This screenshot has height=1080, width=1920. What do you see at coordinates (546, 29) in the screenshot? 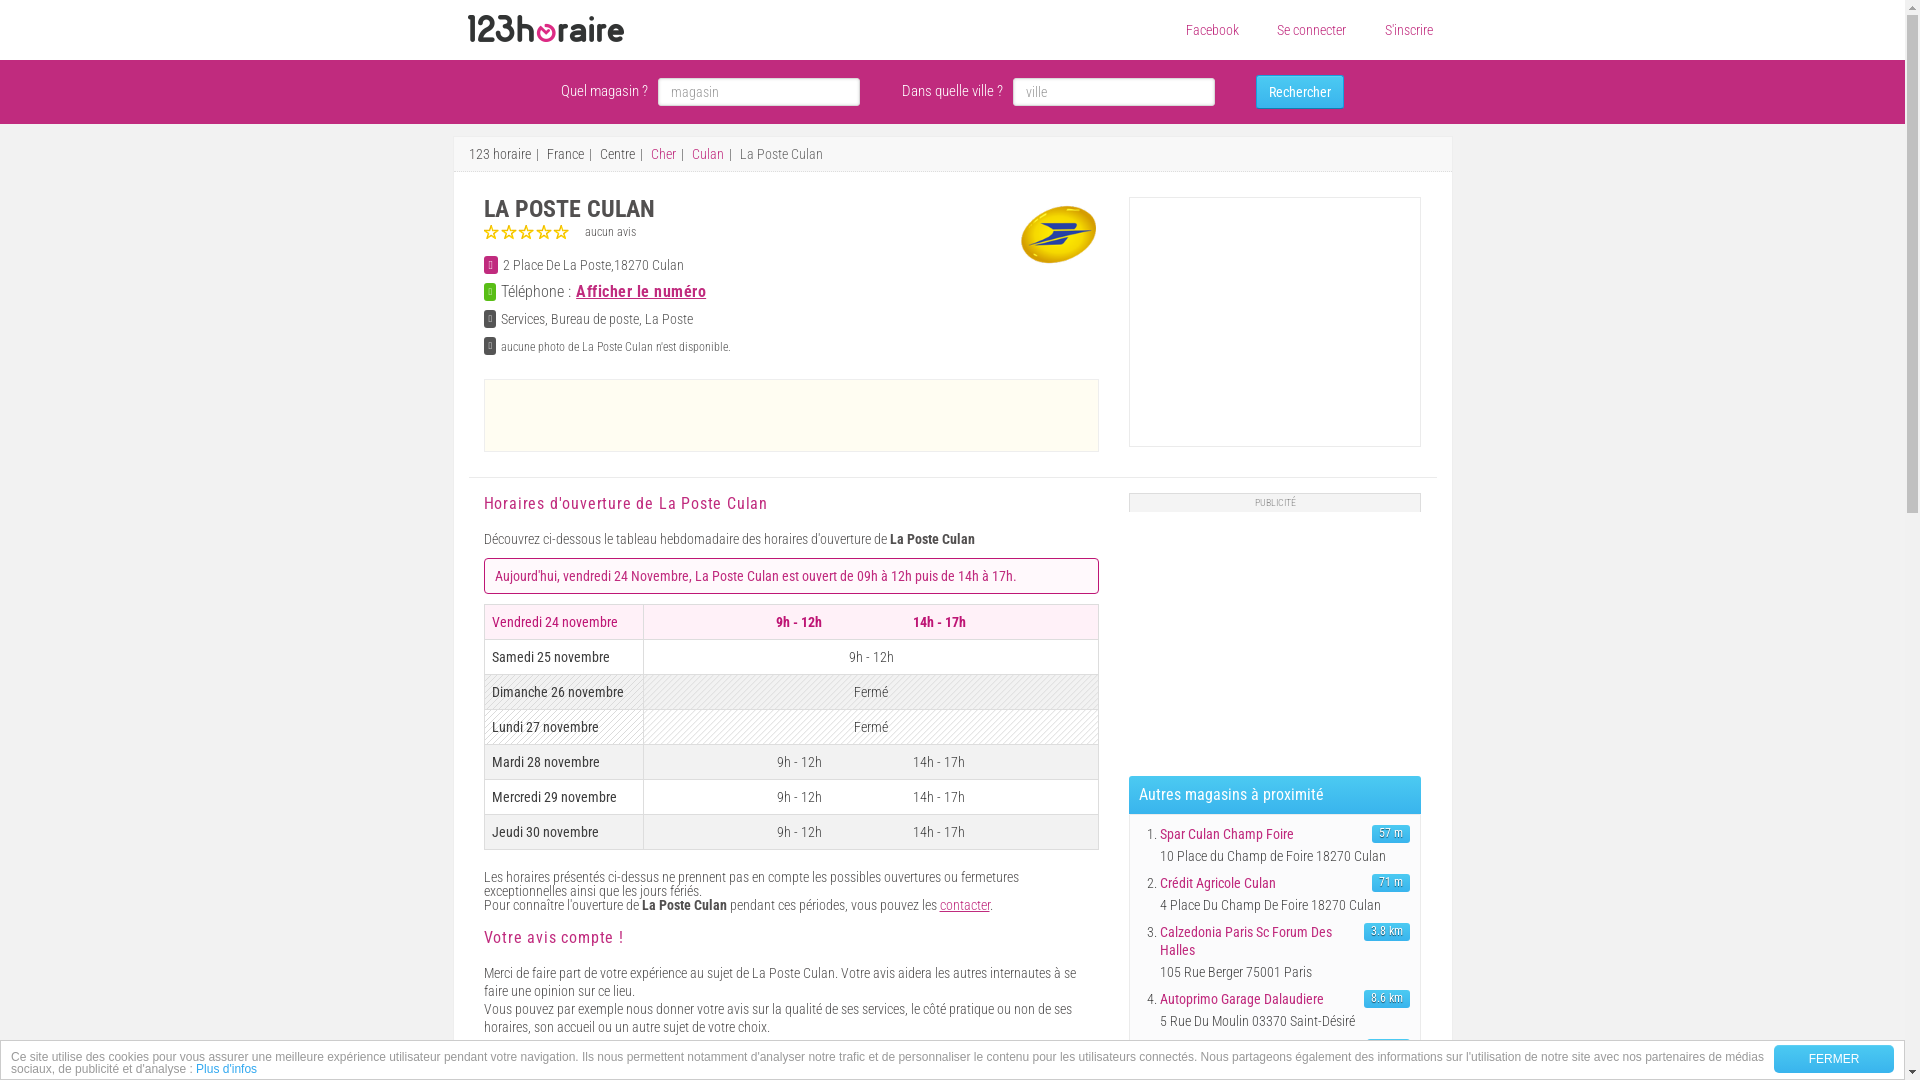
I see `'123horaires'` at bounding box center [546, 29].